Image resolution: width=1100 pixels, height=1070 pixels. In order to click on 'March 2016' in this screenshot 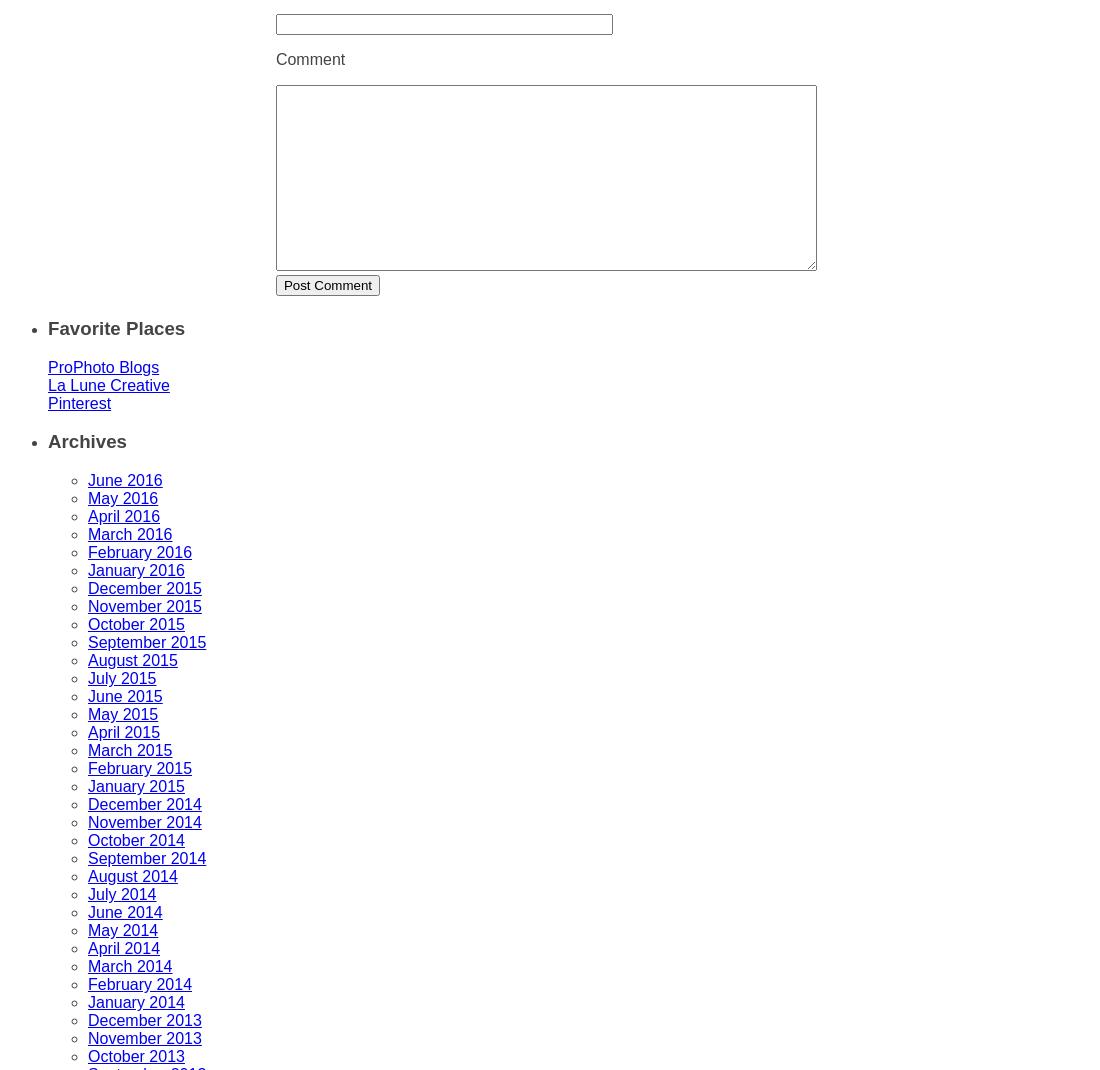, I will do `click(130, 534)`.